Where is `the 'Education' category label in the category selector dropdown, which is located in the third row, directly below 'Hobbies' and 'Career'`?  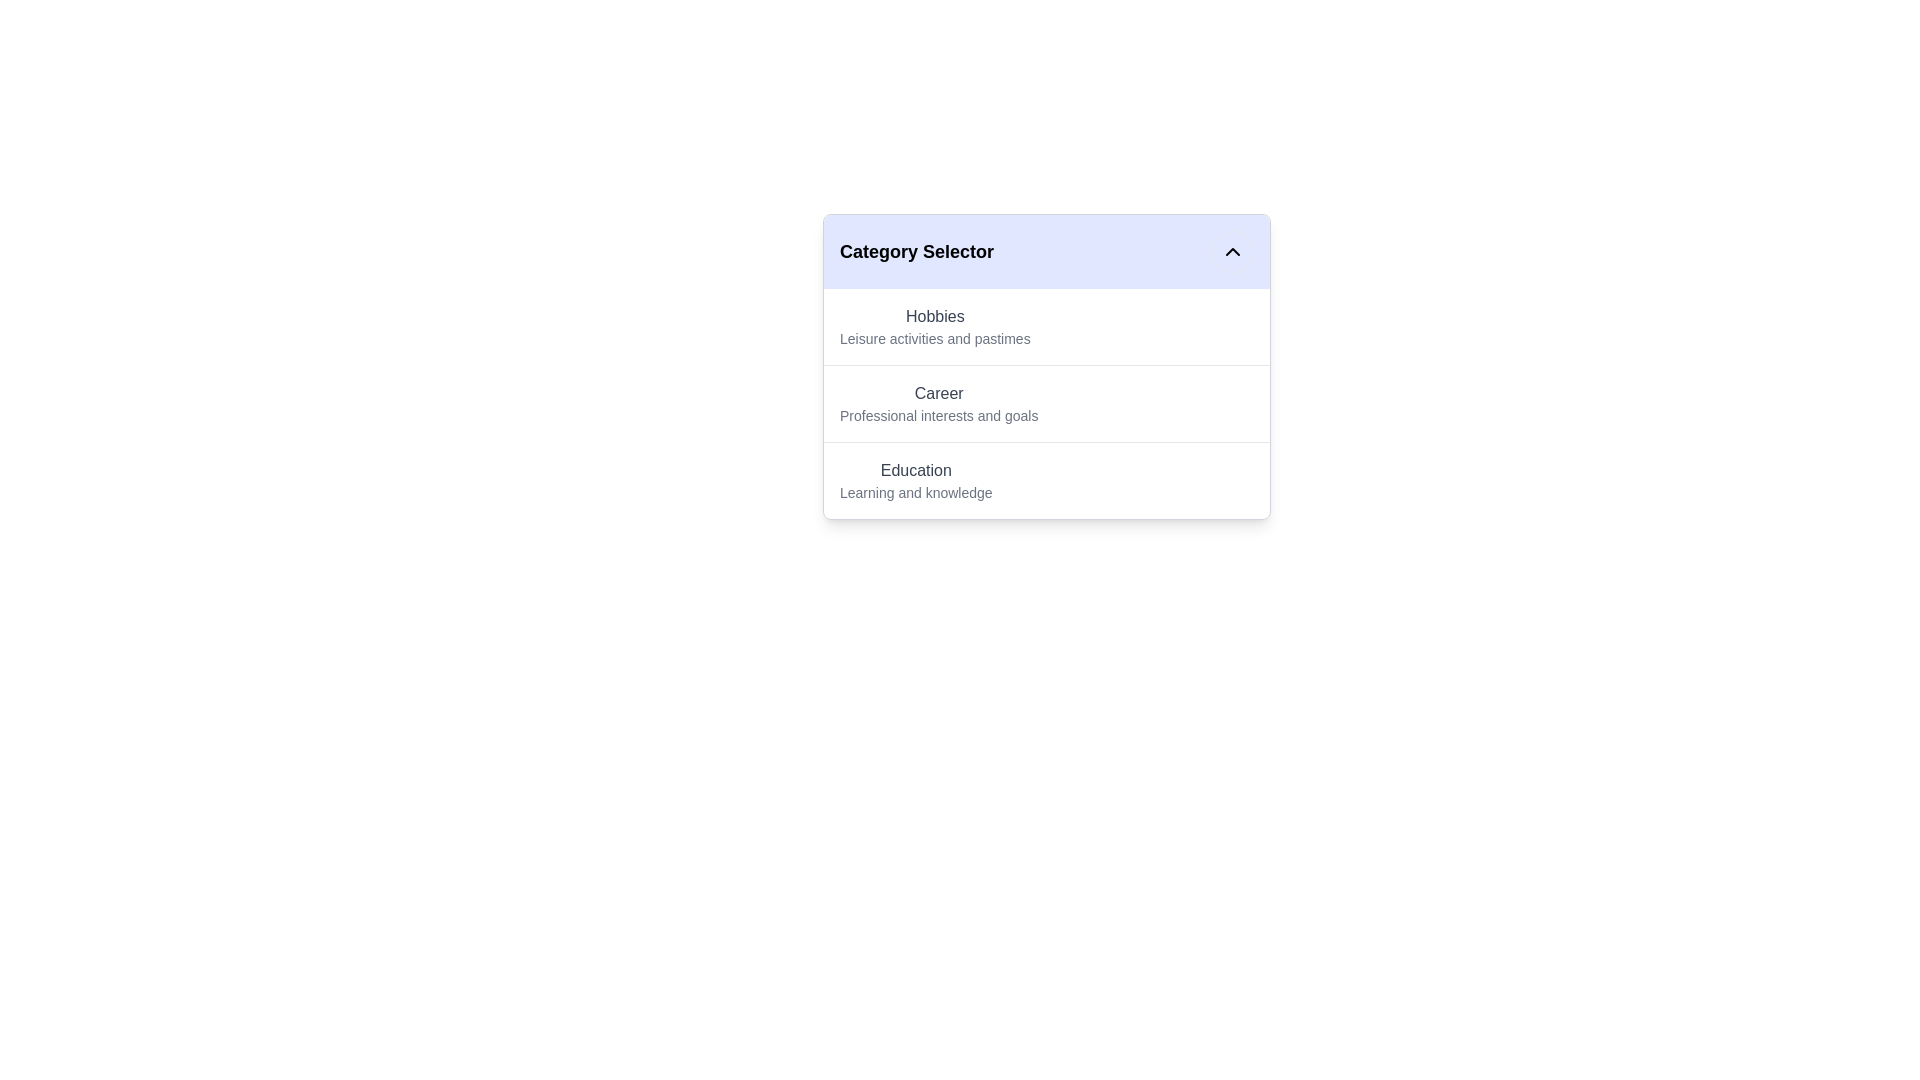 the 'Education' category label in the category selector dropdown, which is located in the third row, directly below 'Hobbies' and 'Career' is located at coordinates (915, 470).